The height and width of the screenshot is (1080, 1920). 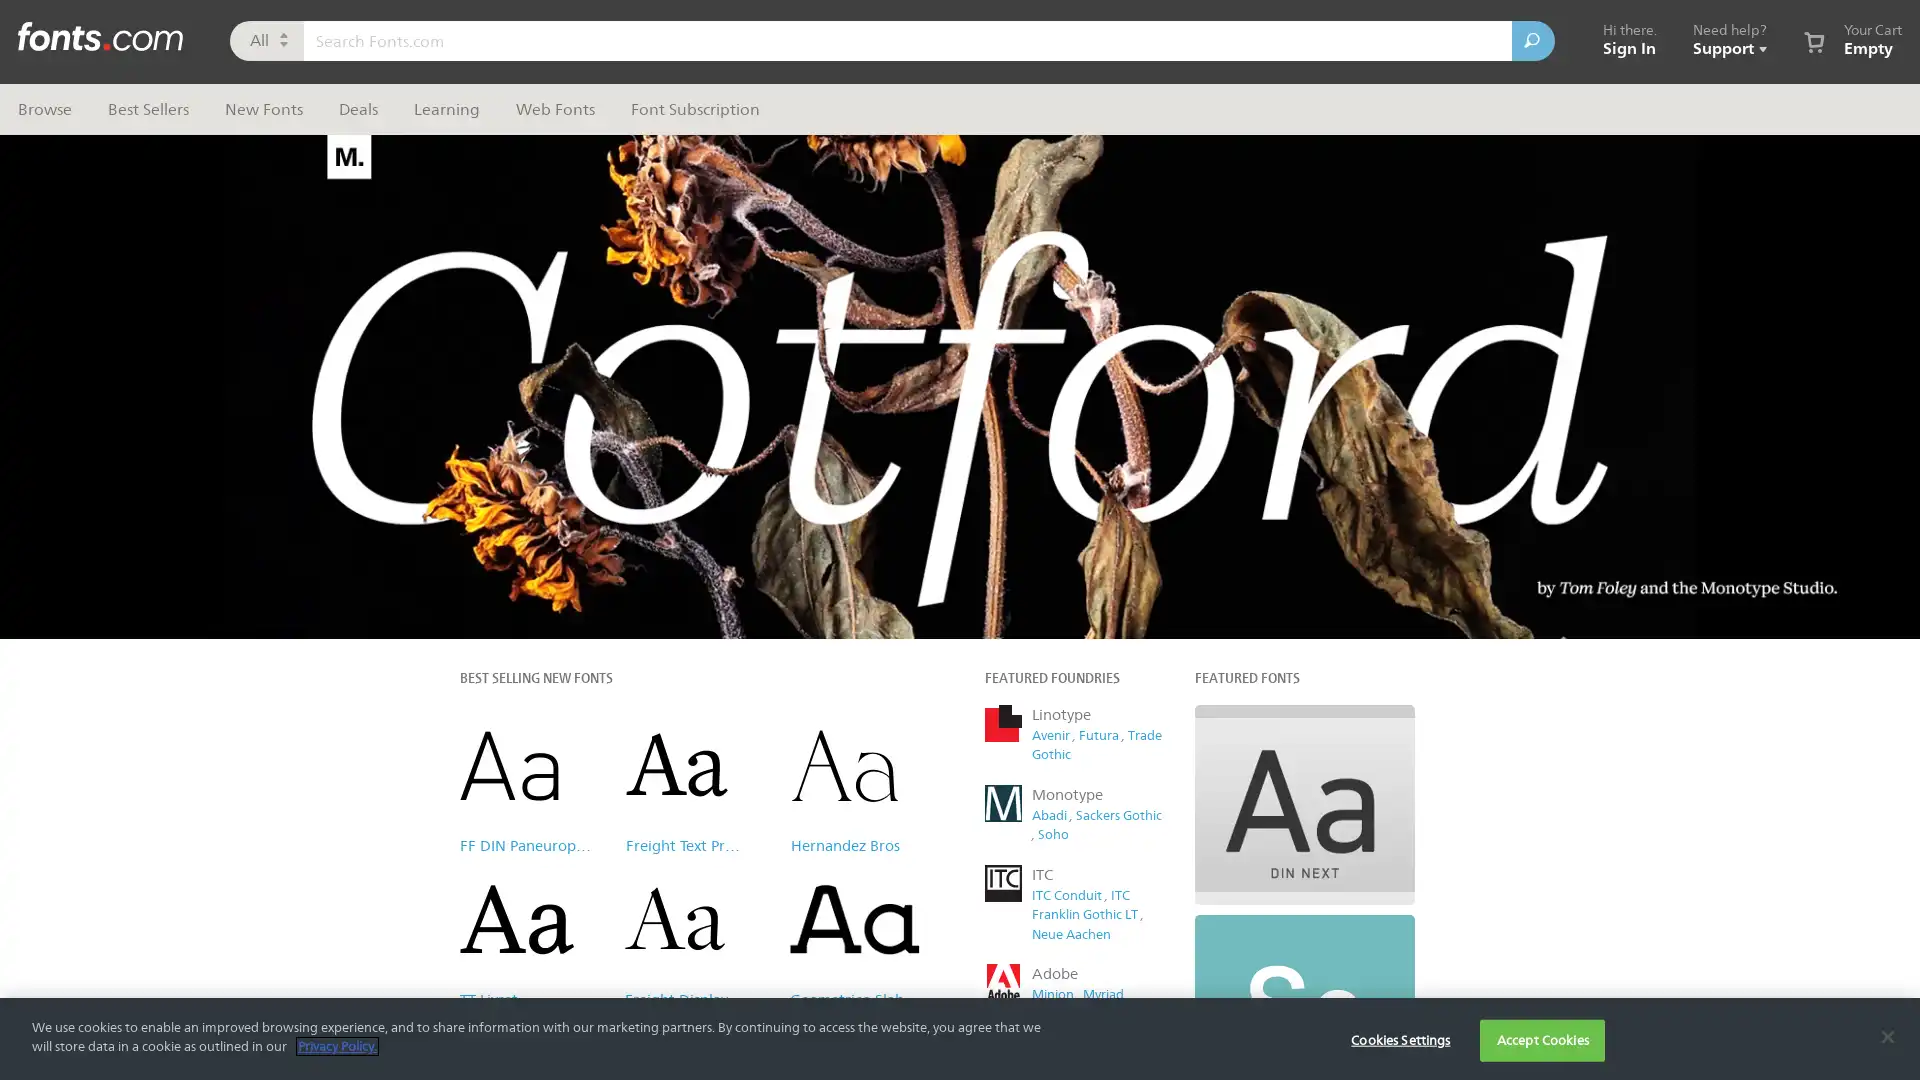 I want to click on Close, so click(x=1335, y=144).